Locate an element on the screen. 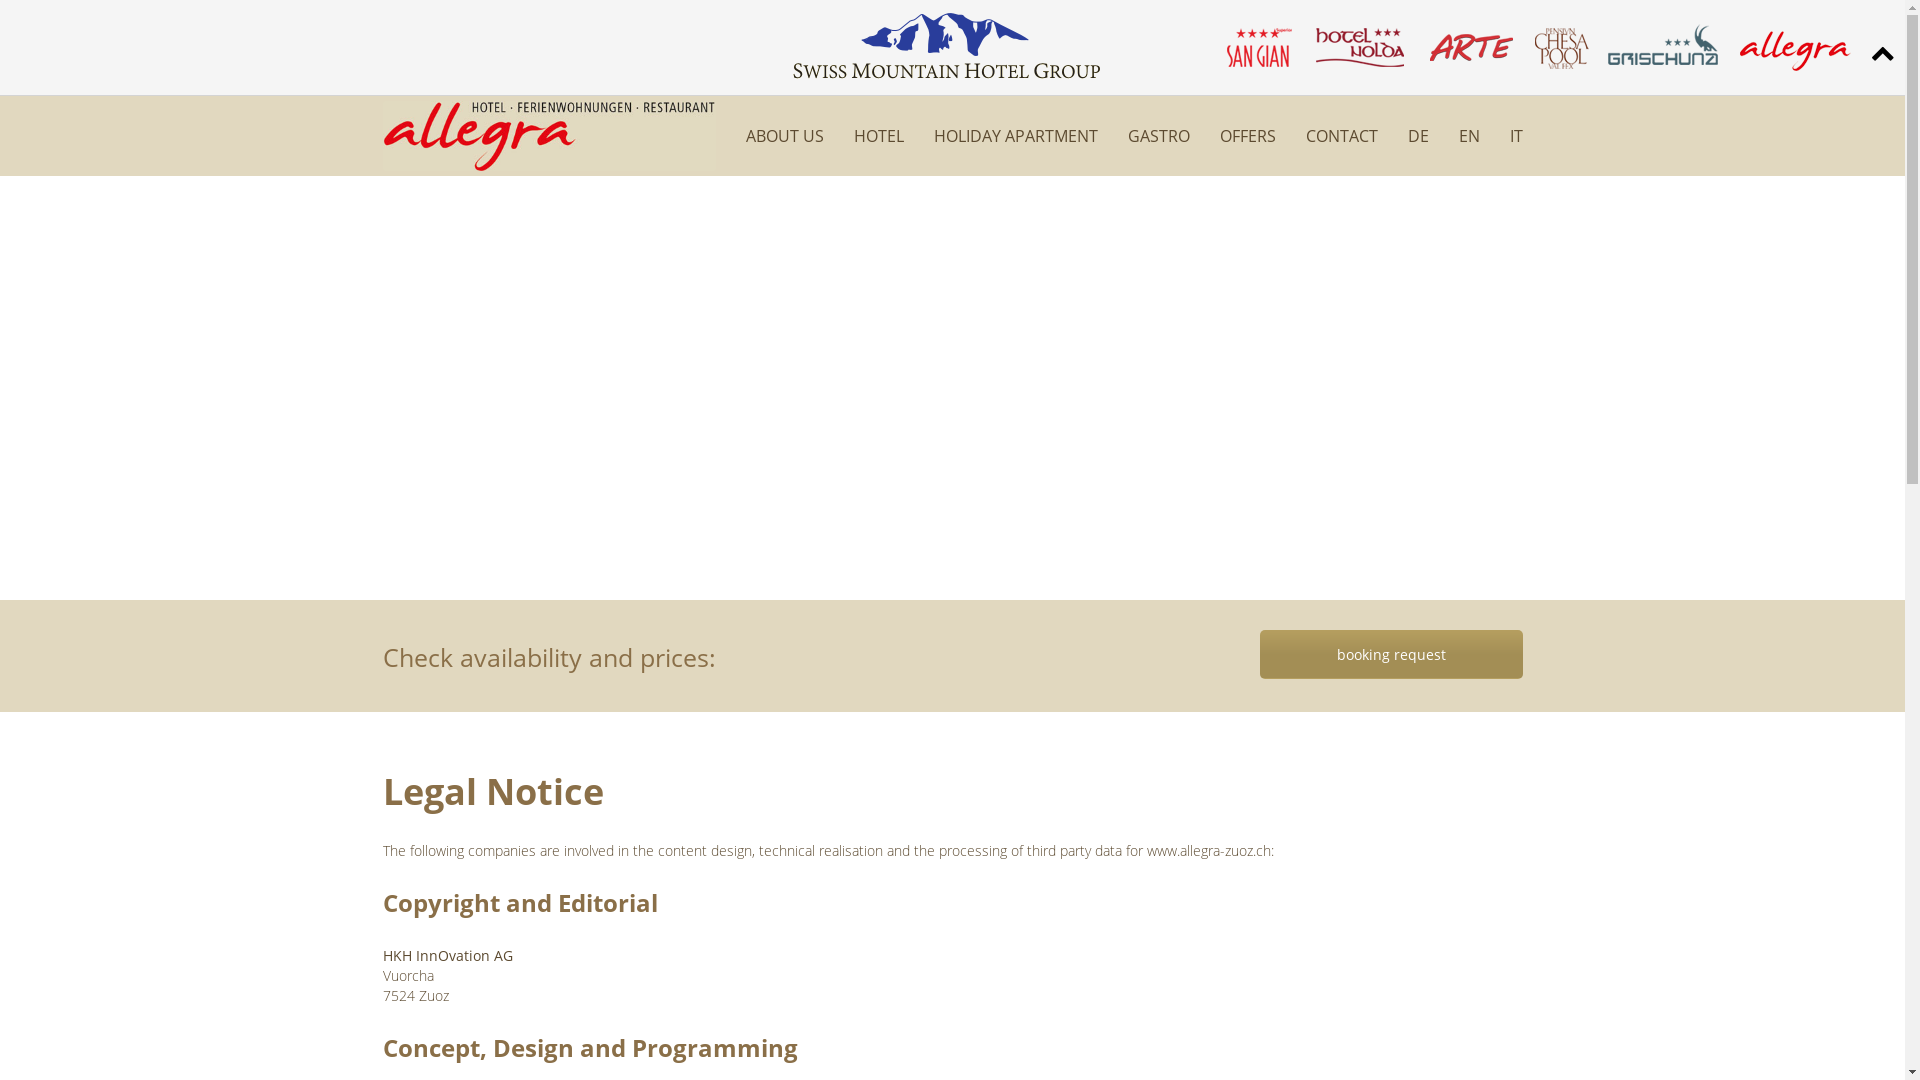  'DE' is located at coordinates (1417, 135).